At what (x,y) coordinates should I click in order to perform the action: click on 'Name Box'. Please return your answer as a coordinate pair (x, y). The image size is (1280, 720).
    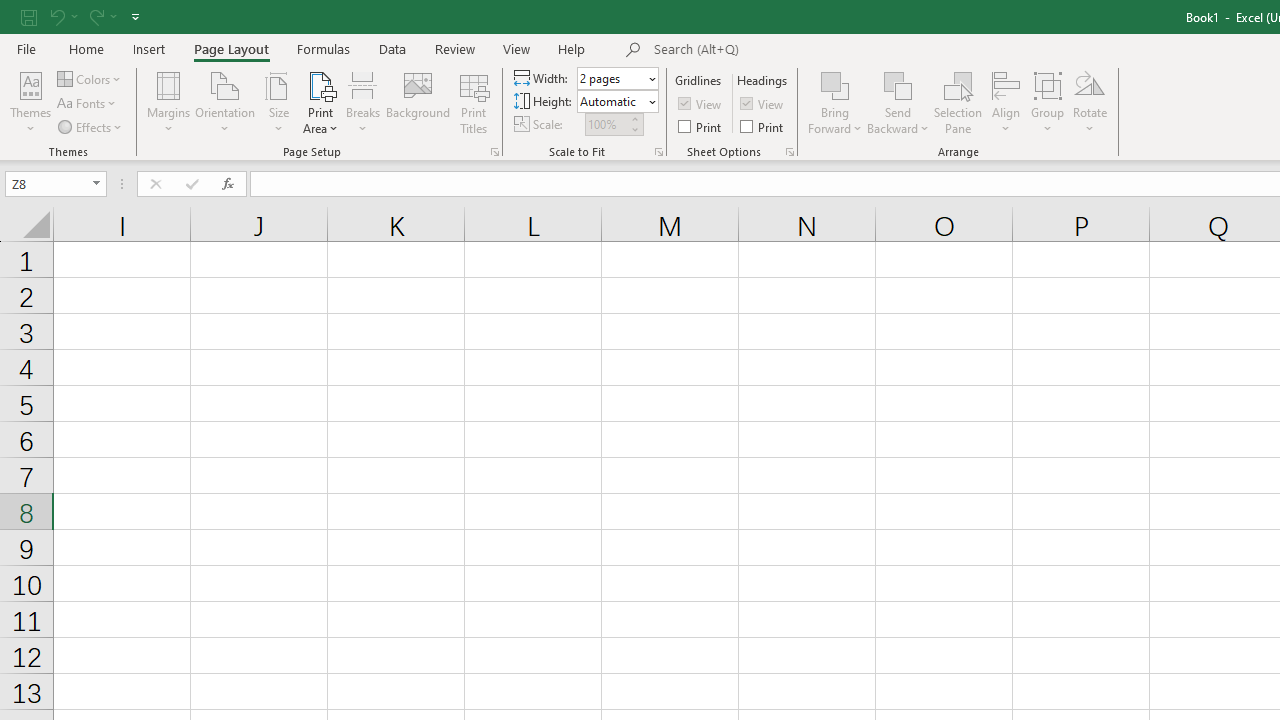
    Looking at the image, I should click on (47, 183).